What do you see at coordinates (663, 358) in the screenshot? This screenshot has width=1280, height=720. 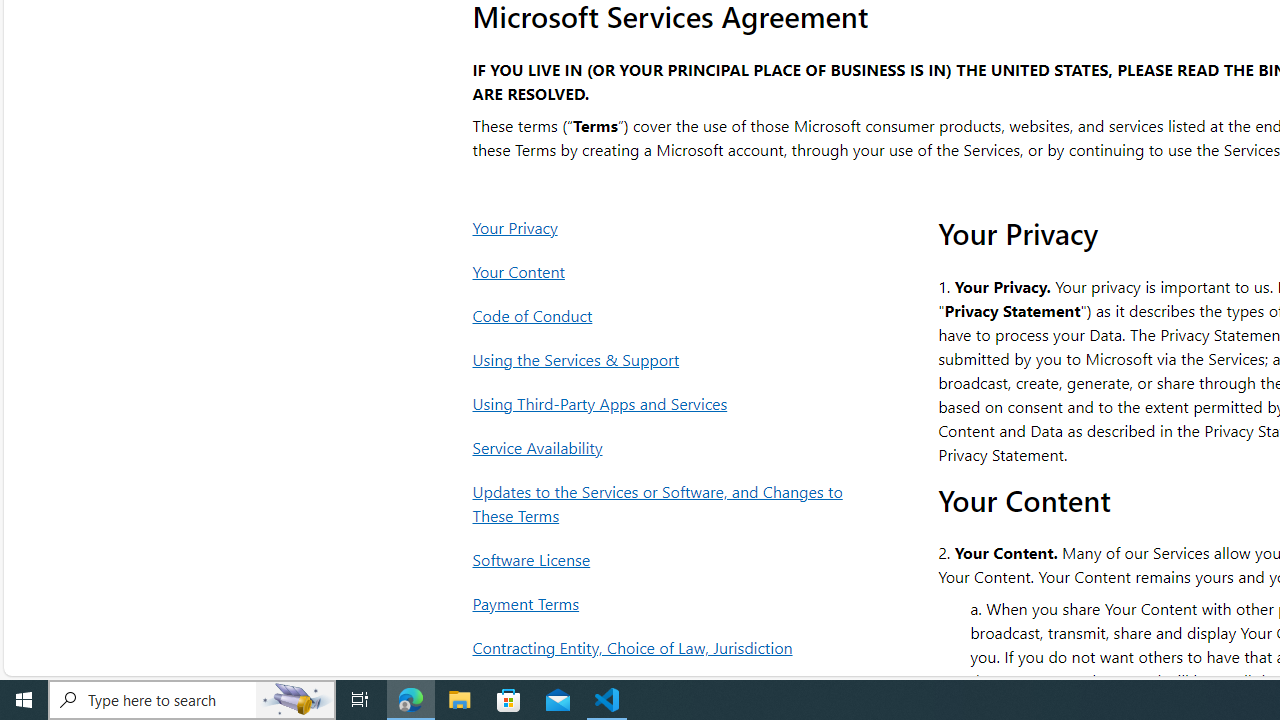 I see `'Using the Services & Support'` at bounding box center [663, 358].